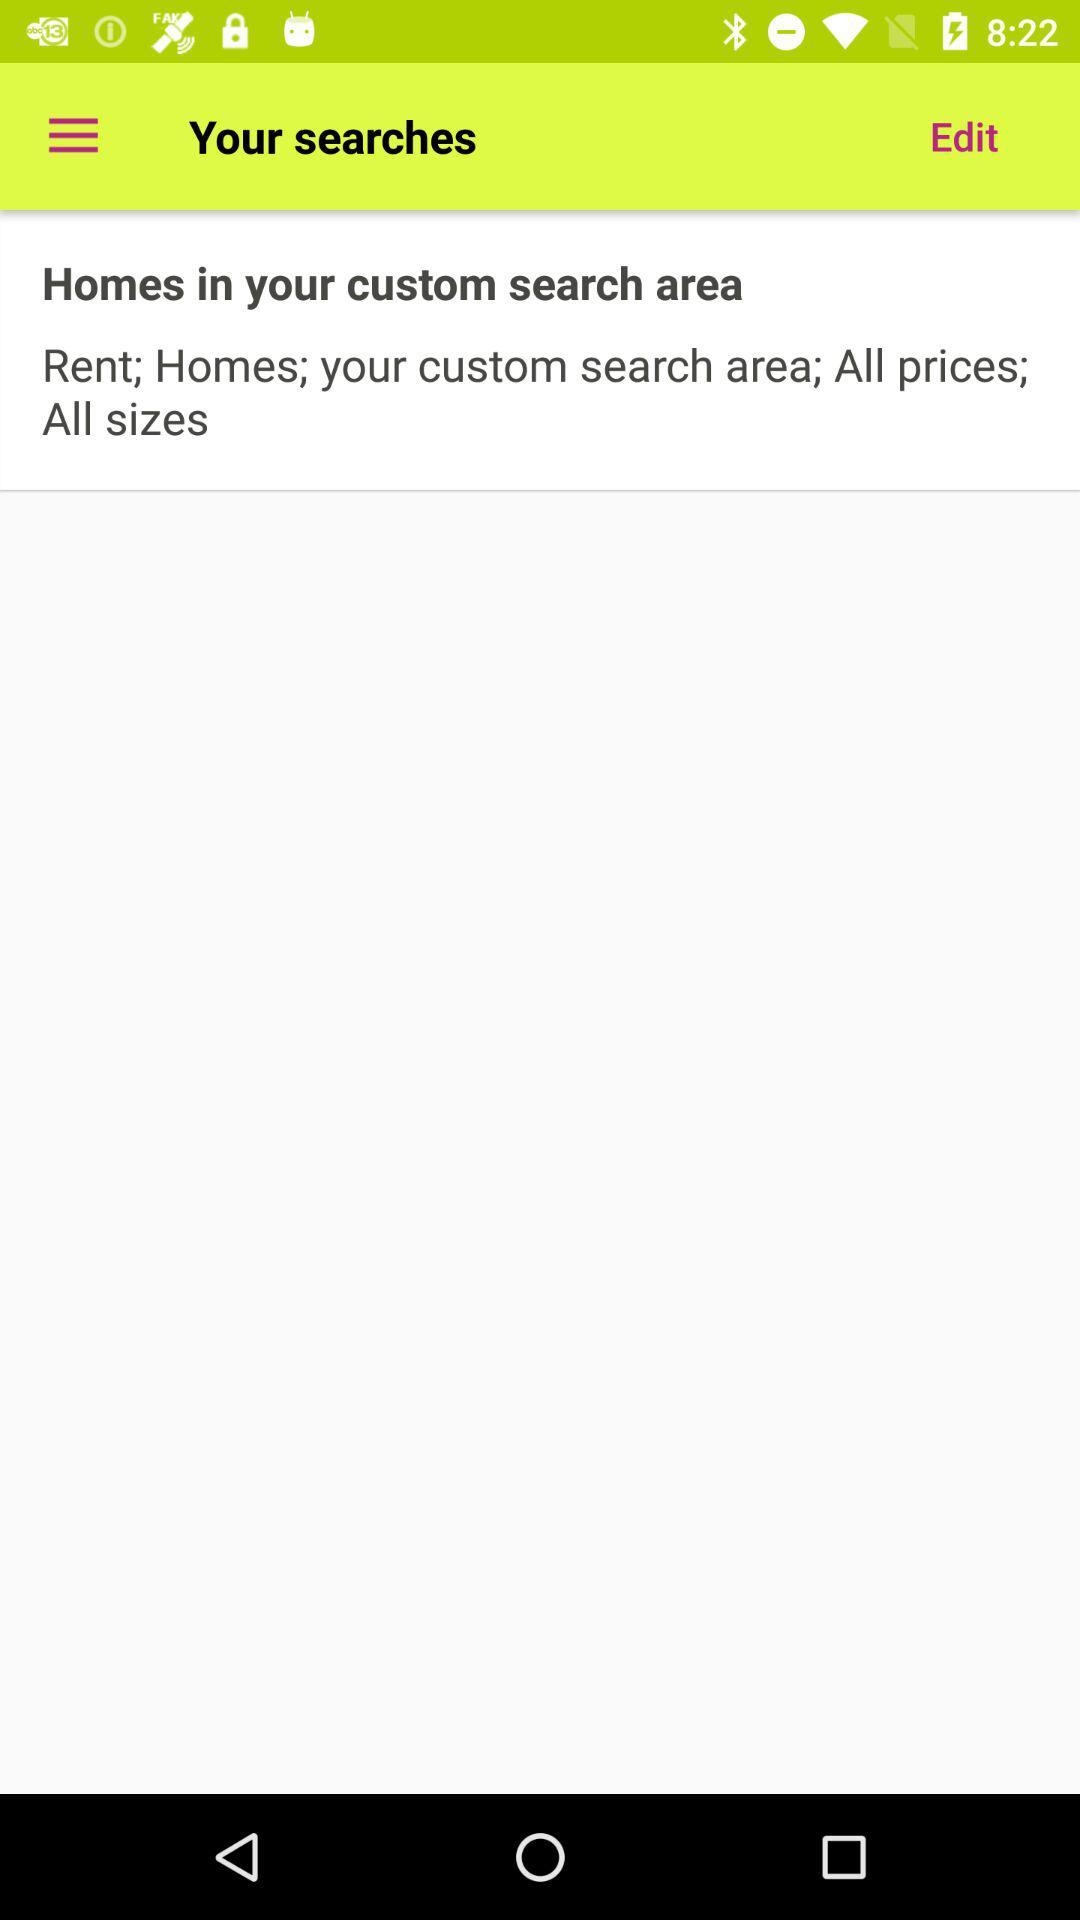 Image resolution: width=1080 pixels, height=1920 pixels. I want to click on item next to the your searches item, so click(963, 135).